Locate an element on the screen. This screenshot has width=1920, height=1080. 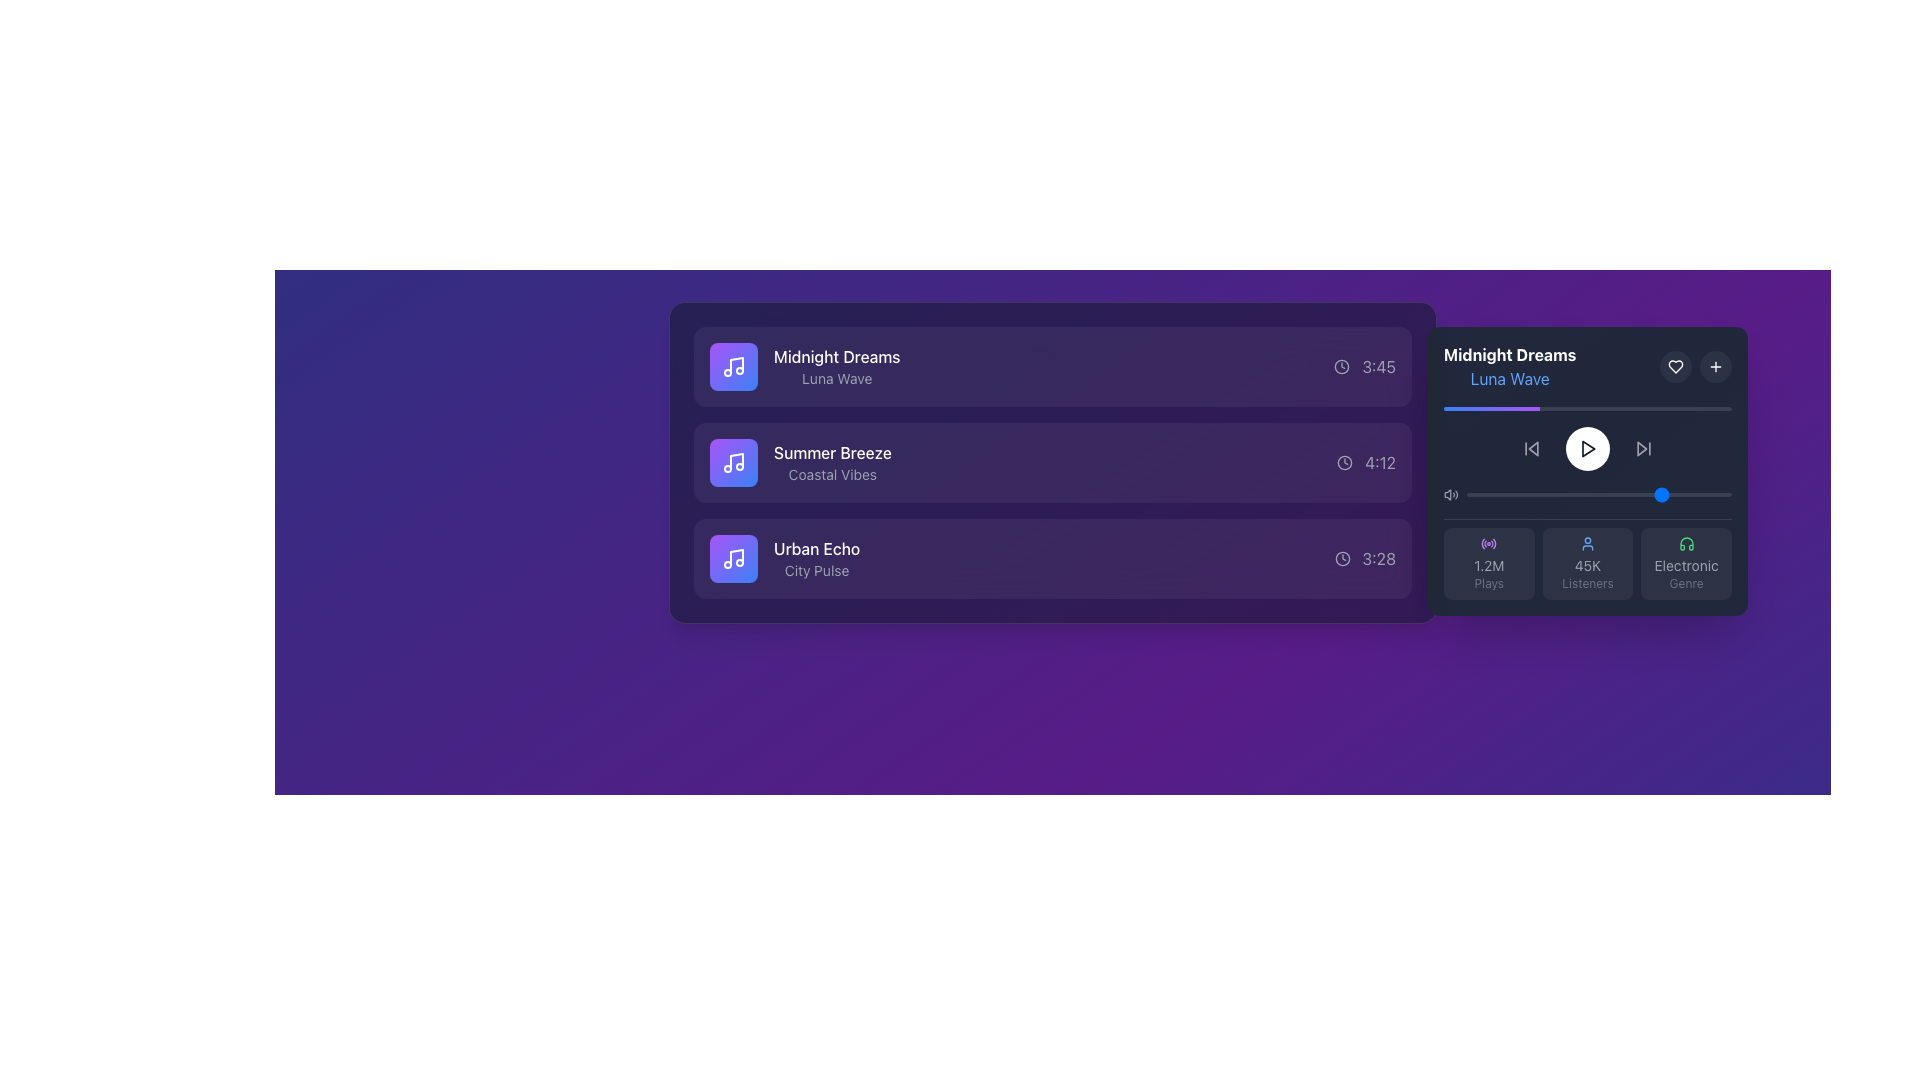
the song title text label that is the third item in a vertically aligned list, displayed above the smaller text 'City Pulse' is located at coordinates (817, 548).